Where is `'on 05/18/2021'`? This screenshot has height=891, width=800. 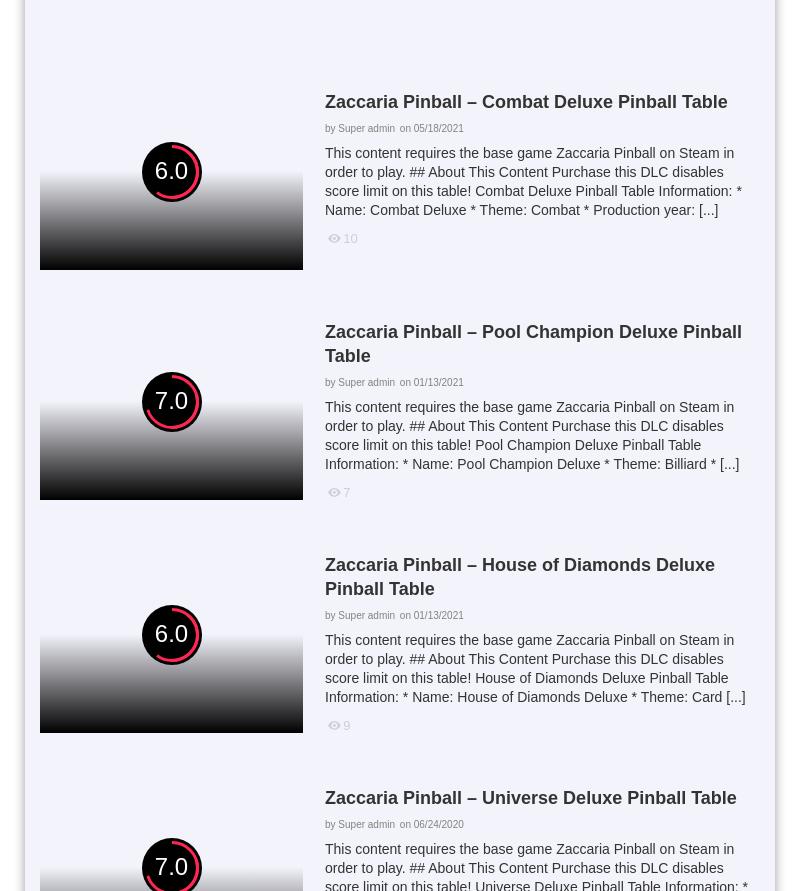 'on 05/18/2021' is located at coordinates (430, 126).